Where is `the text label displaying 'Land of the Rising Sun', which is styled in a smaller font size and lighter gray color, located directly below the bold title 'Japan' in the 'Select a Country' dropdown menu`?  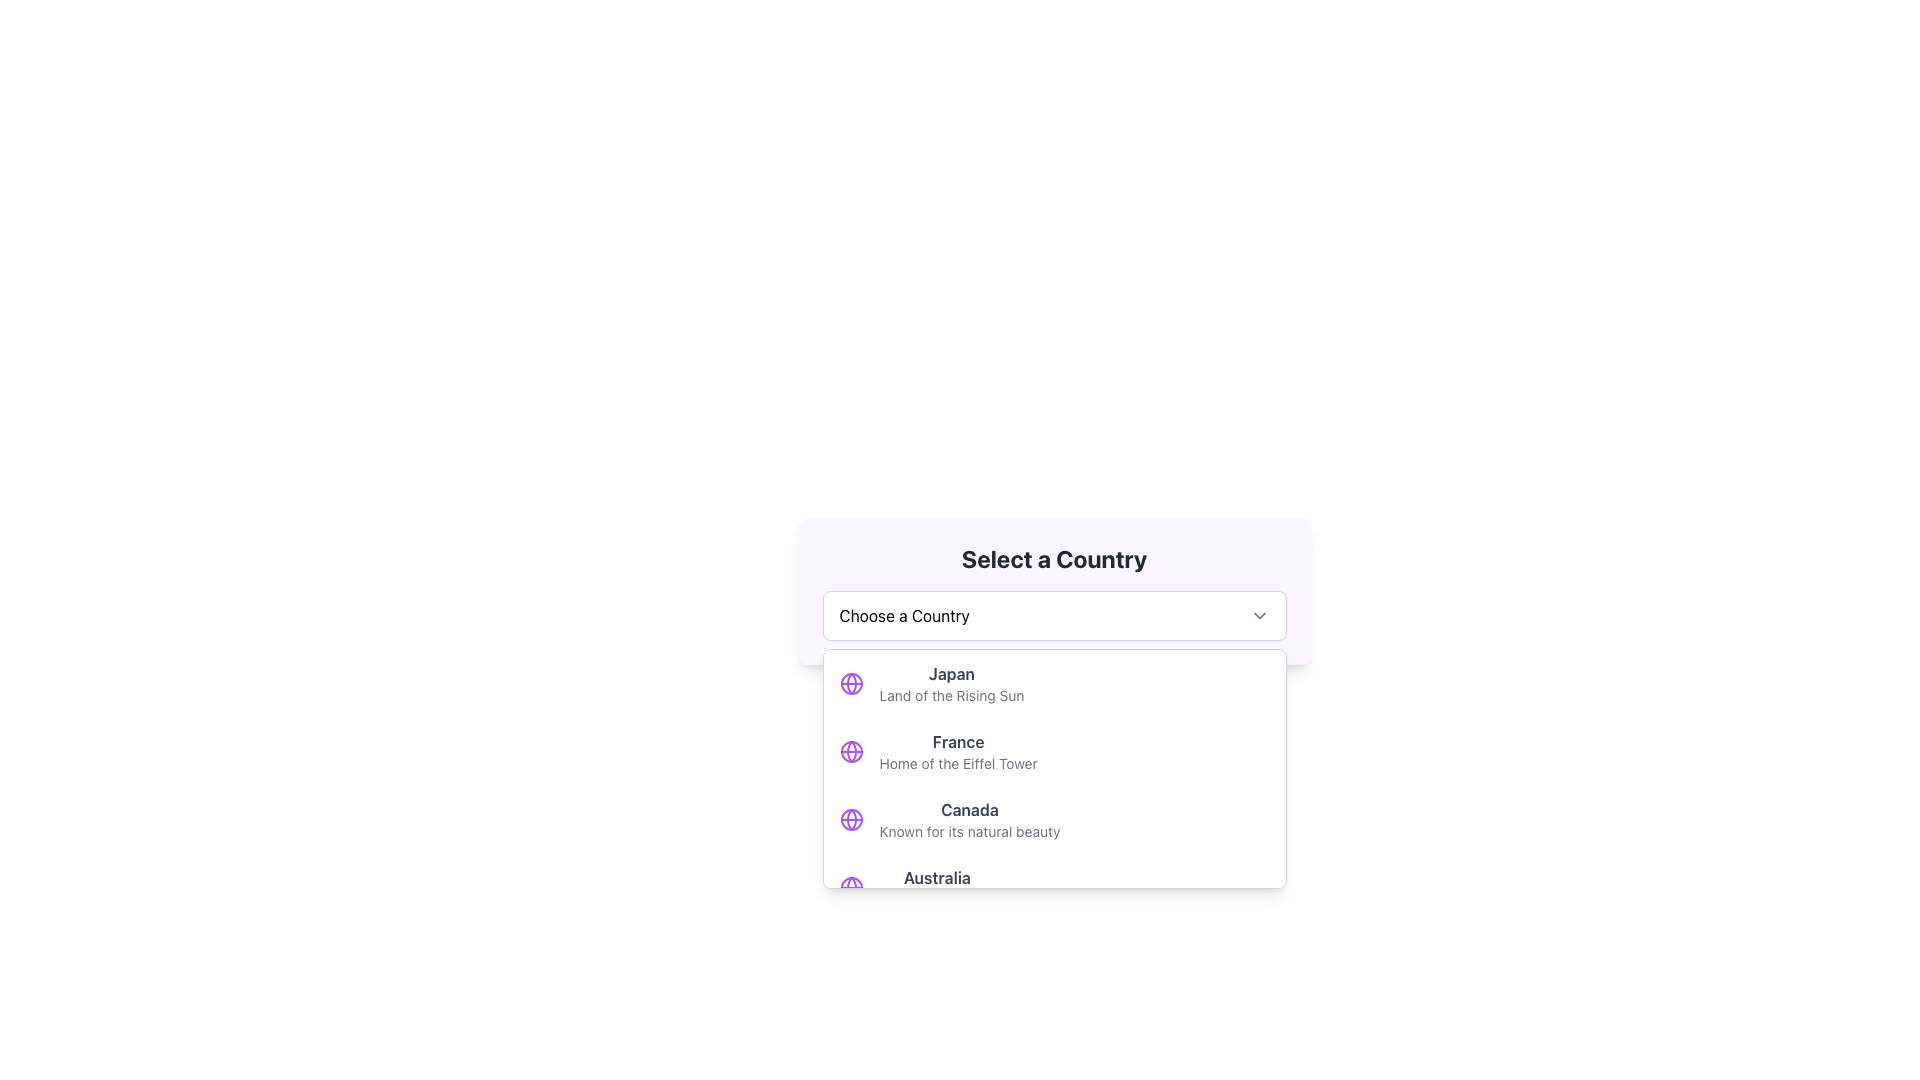
the text label displaying 'Land of the Rising Sun', which is styled in a smaller font size and lighter gray color, located directly below the bold title 'Japan' in the 'Select a Country' dropdown menu is located at coordinates (950, 694).